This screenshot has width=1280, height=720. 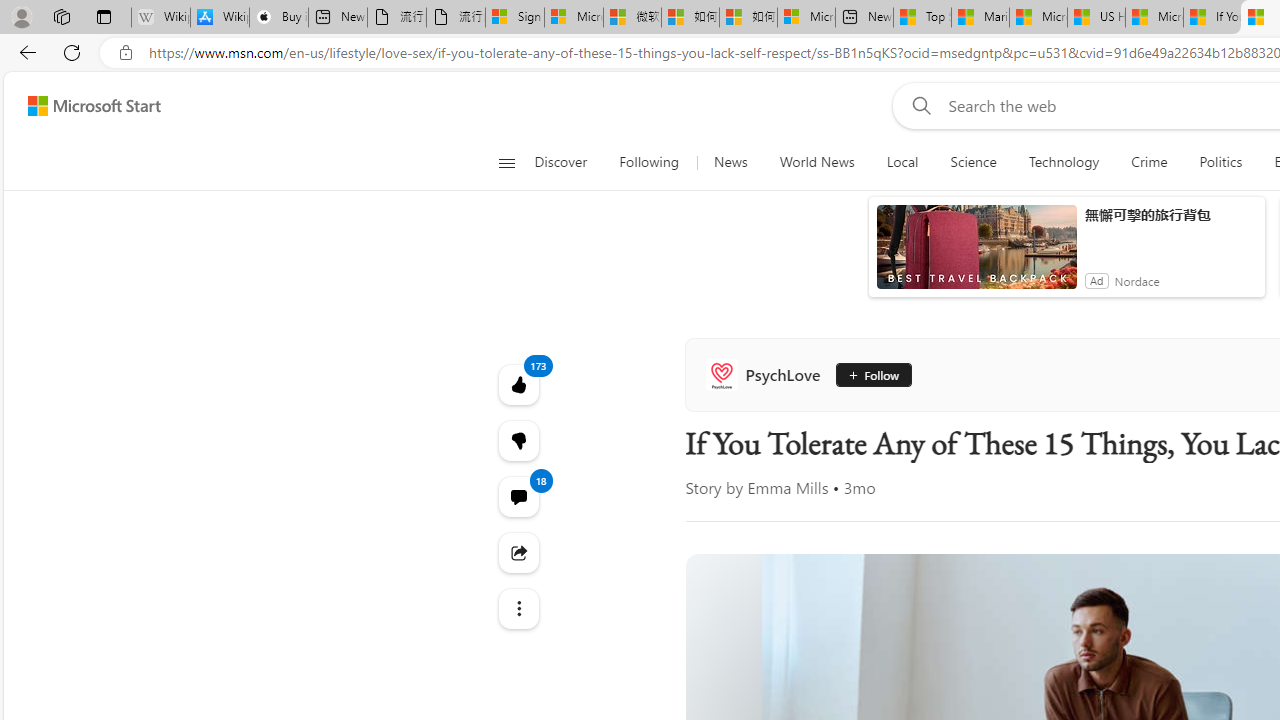 What do you see at coordinates (817, 162) in the screenshot?
I see `'World News'` at bounding box center [817, 162].